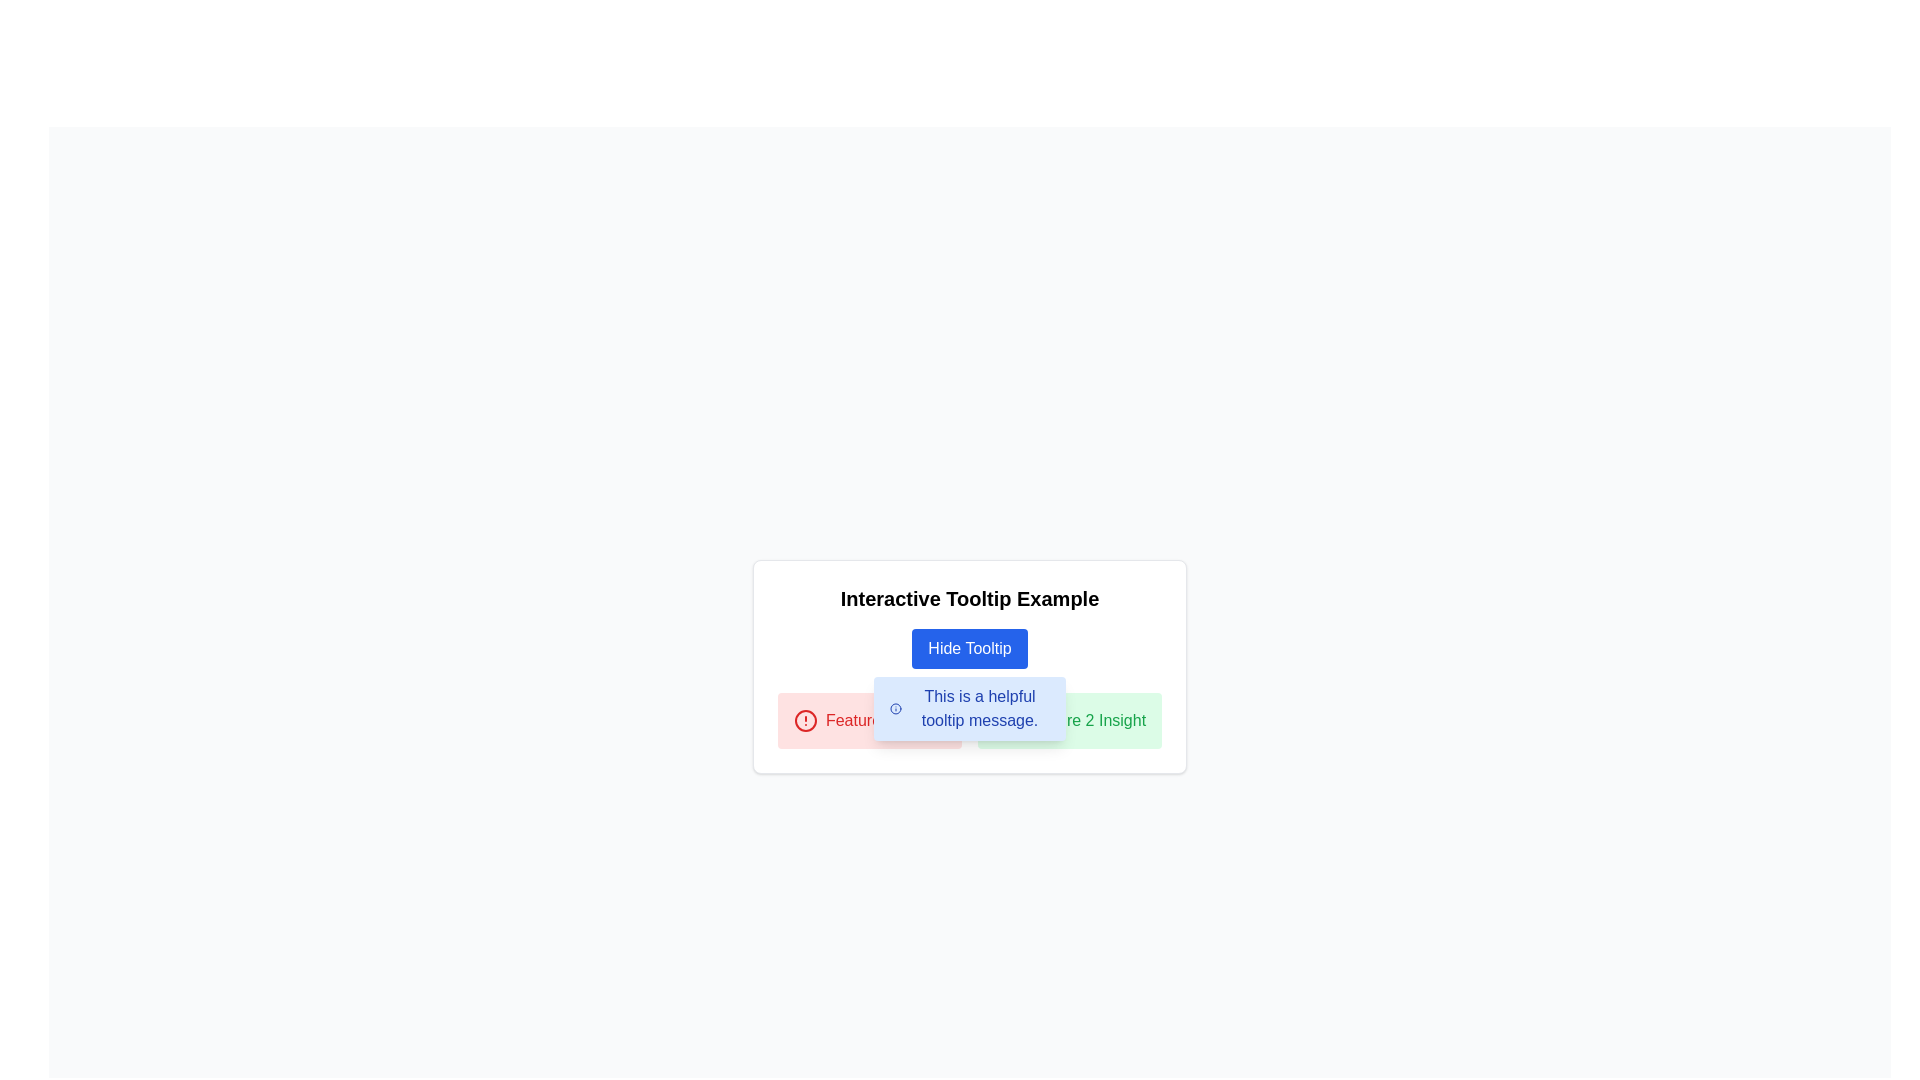  Describe the element at coordinates (969, 708) in the screenshot. I see `the tooltip that displays the message 'This is a helpful tooltip message.' by moving the cursor to its center point` at that location.